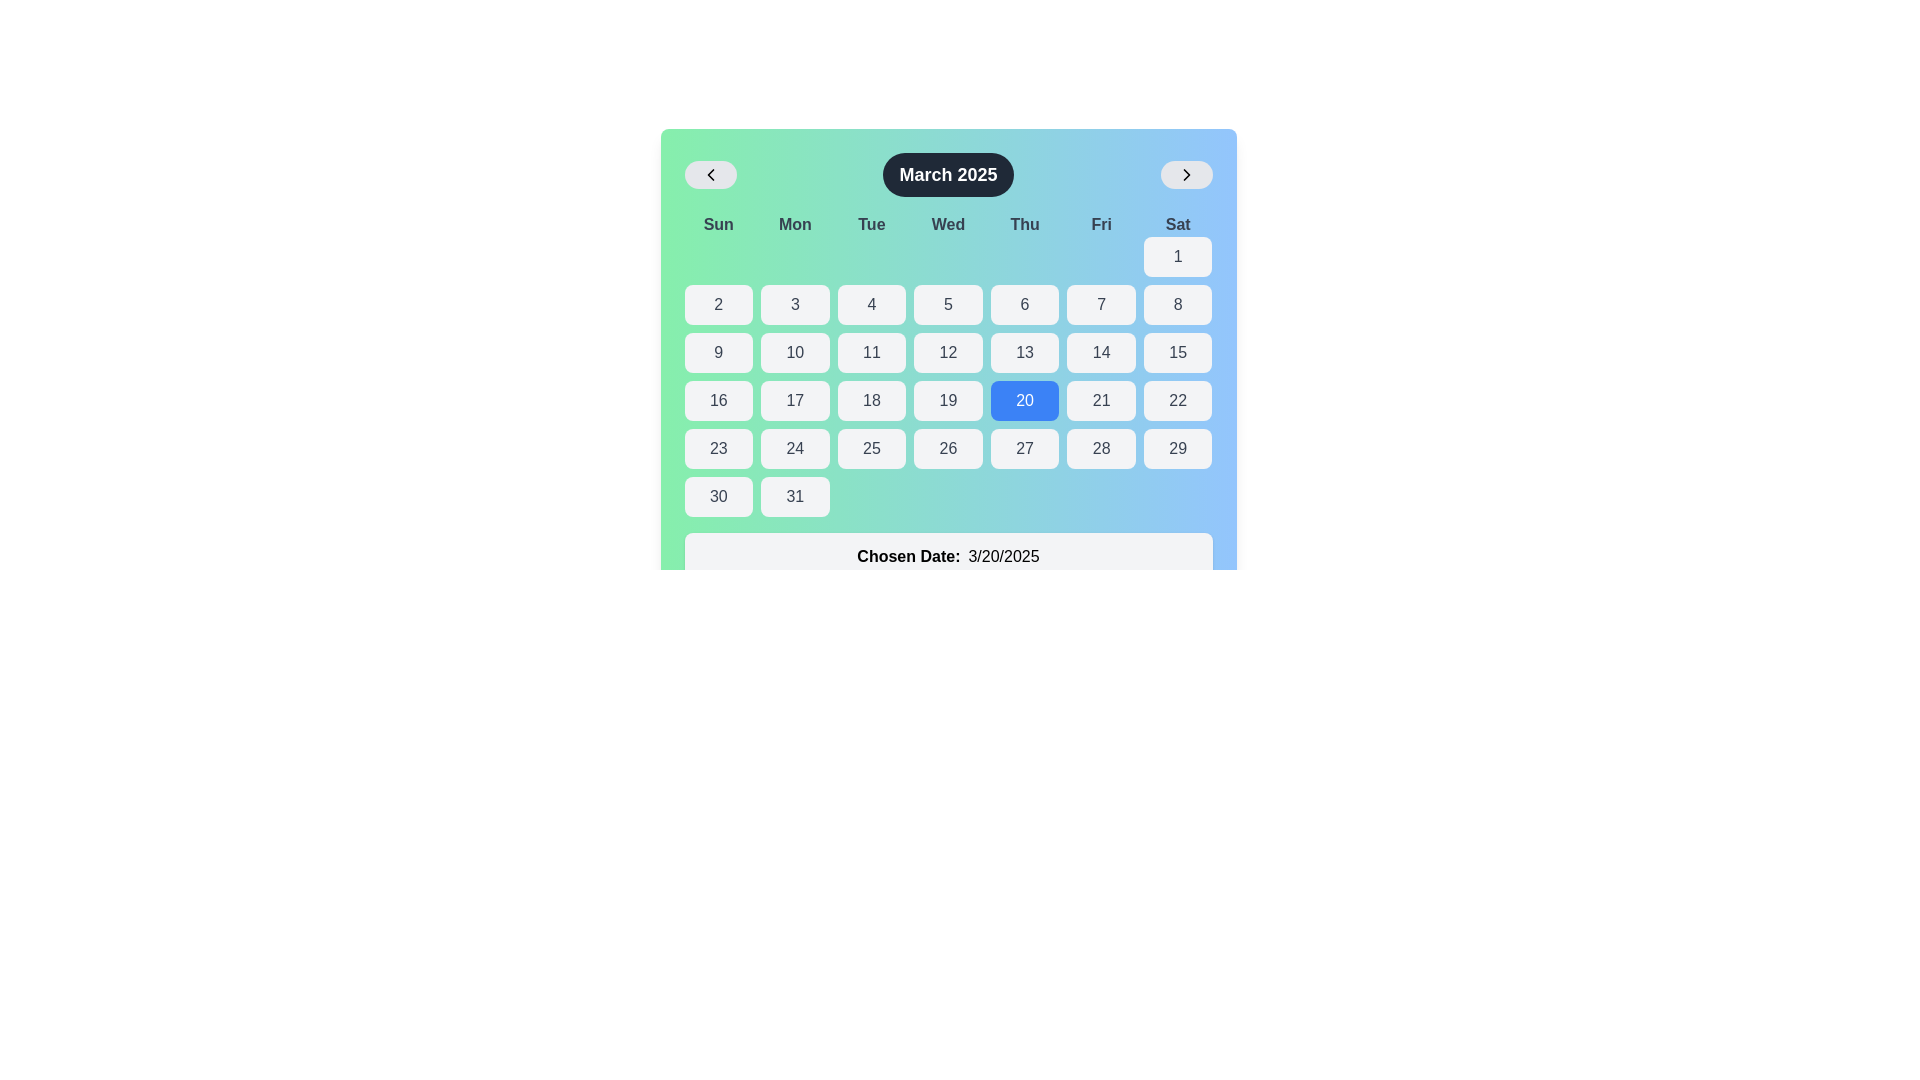  Describe the element at coordinates (1100, 224) in the screenshot. I see `the label displaying 'Fri' in bold gray font, which is the sixth element among the days of the week in the calendar header, positioned between 'Thu' and 'Sat'` at that location.